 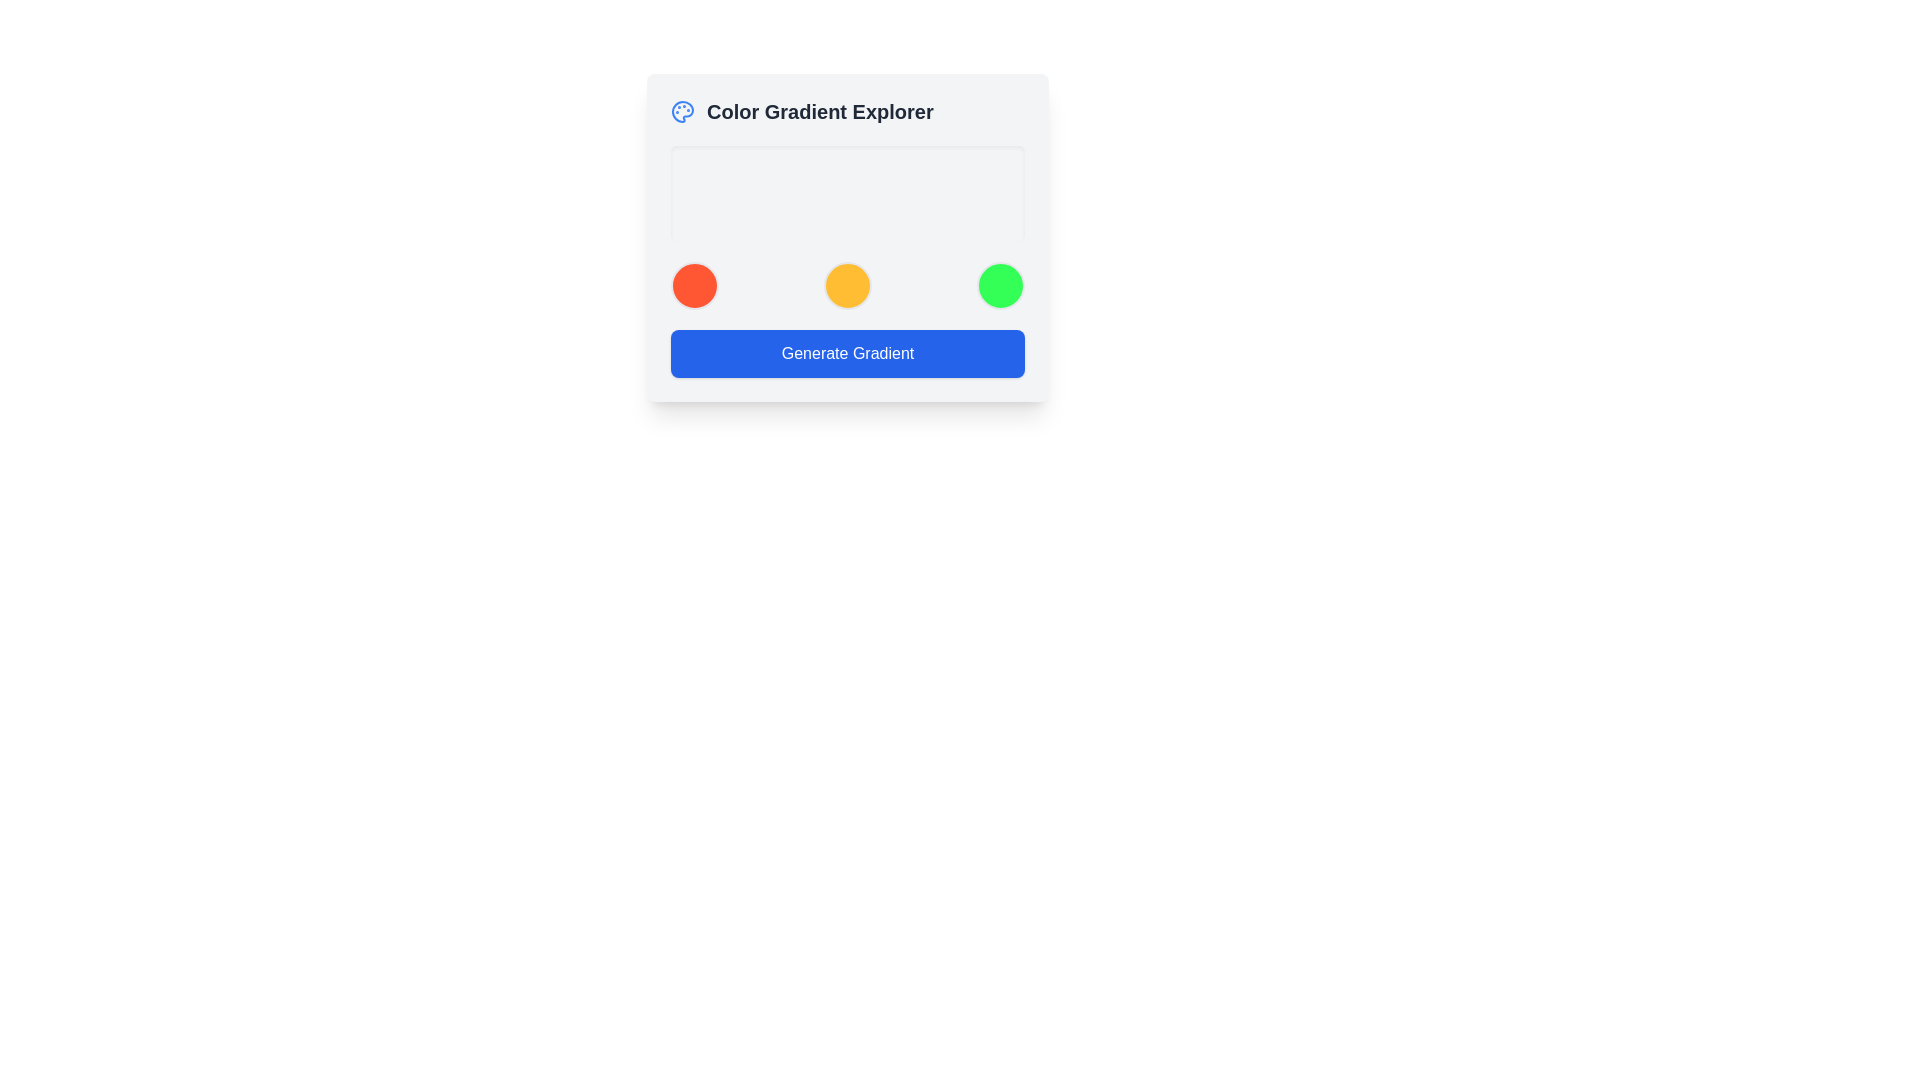 What do you see at coordinates (1001, 285) in the screenshot?
I see `the rightmost circle in a horizontal arrangement of three circles, located directly above the blue 'Generate Gradient' button` at bounding box center [1001, 285].